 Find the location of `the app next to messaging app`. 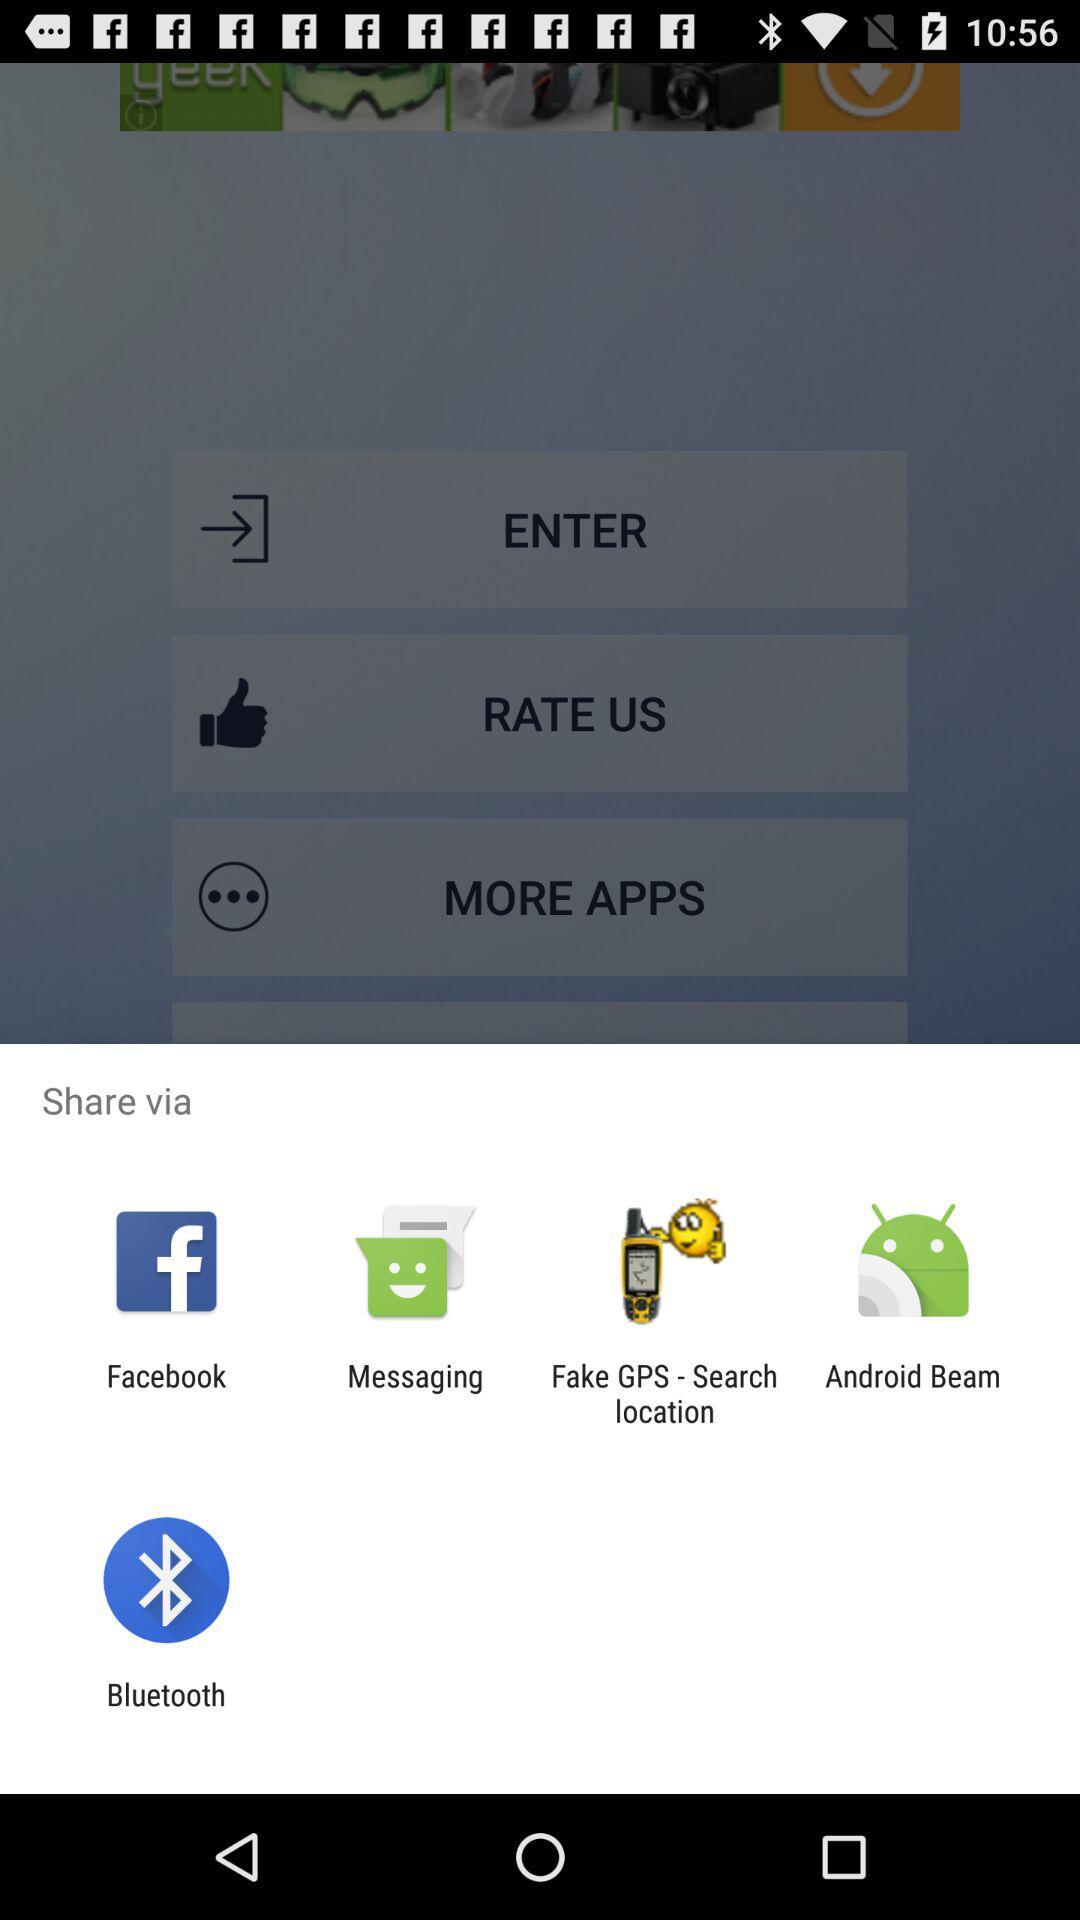

the app next to messaging app is located at coordinates (165, 1392).